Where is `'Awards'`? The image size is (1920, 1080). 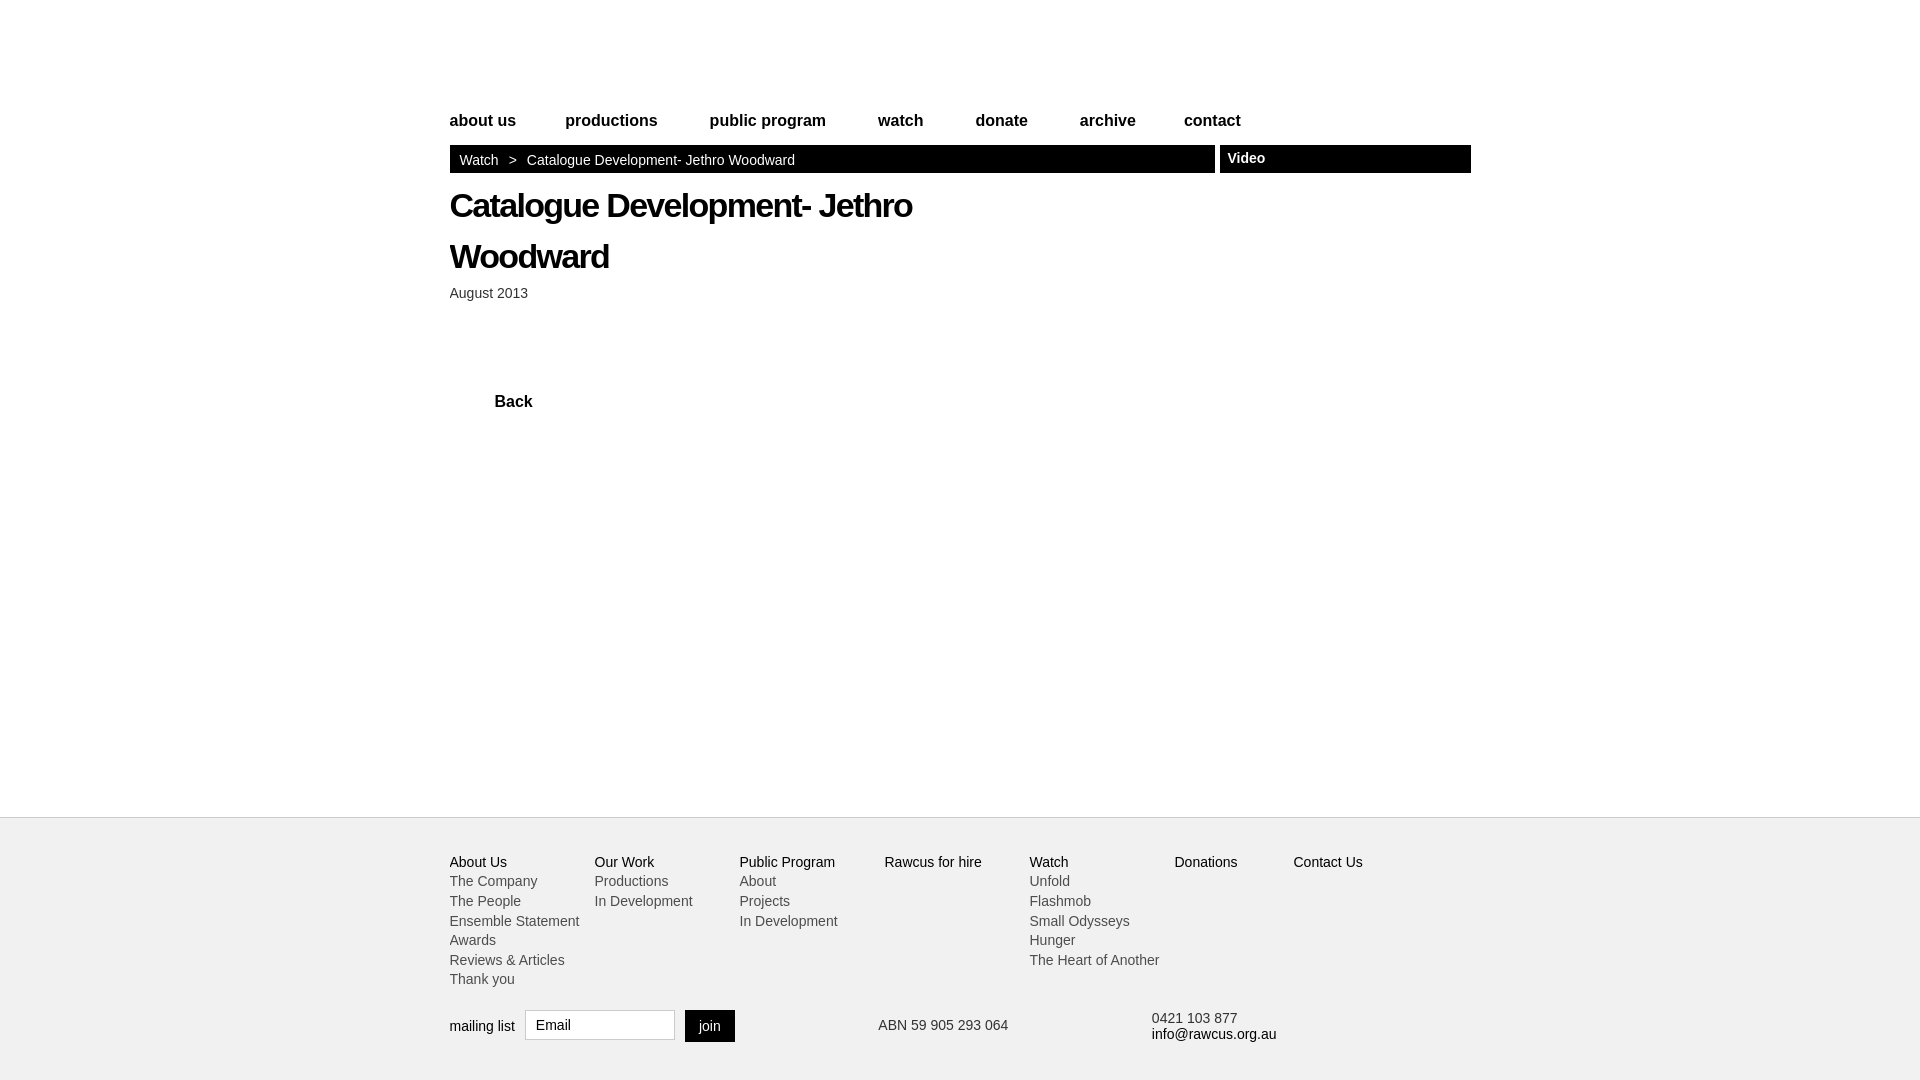 'Awards' is located at coordinates (472, 940).